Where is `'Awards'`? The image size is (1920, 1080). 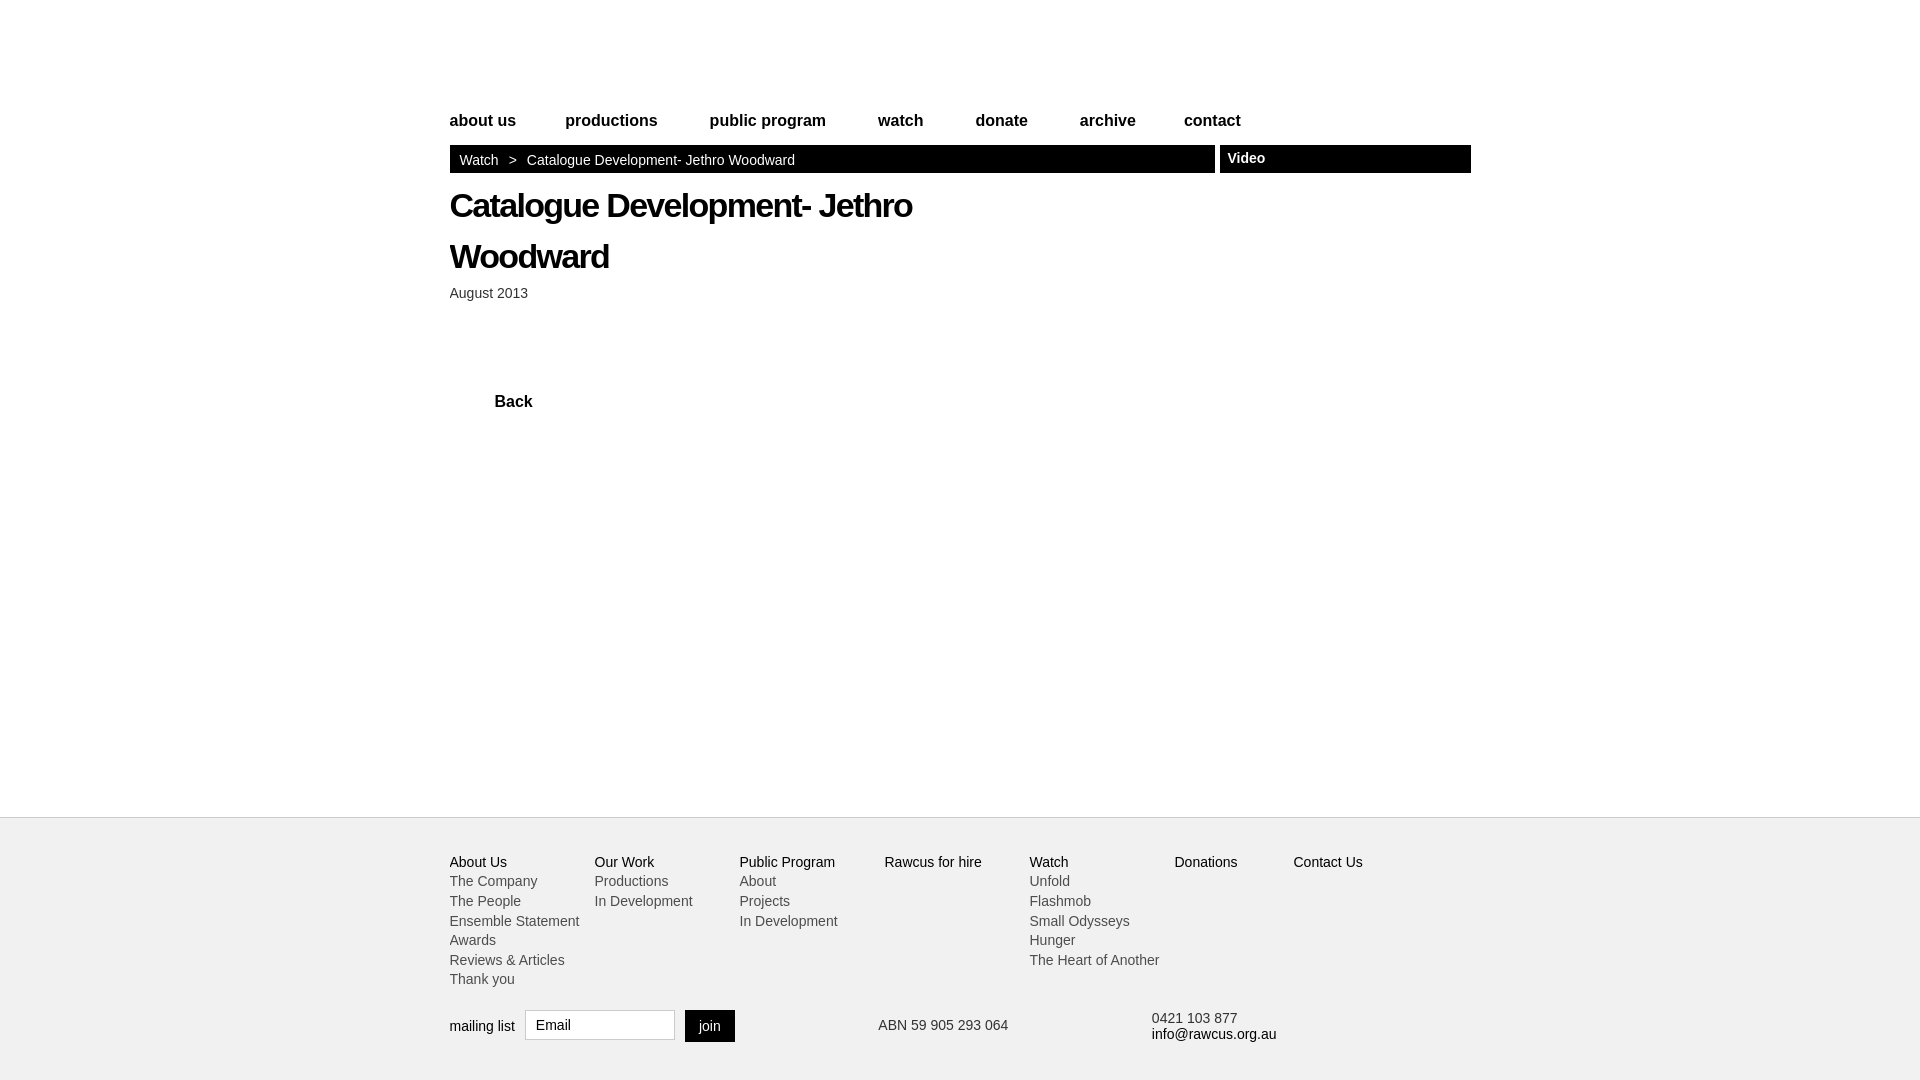 'Awards' is located at coordinates (472, 940).